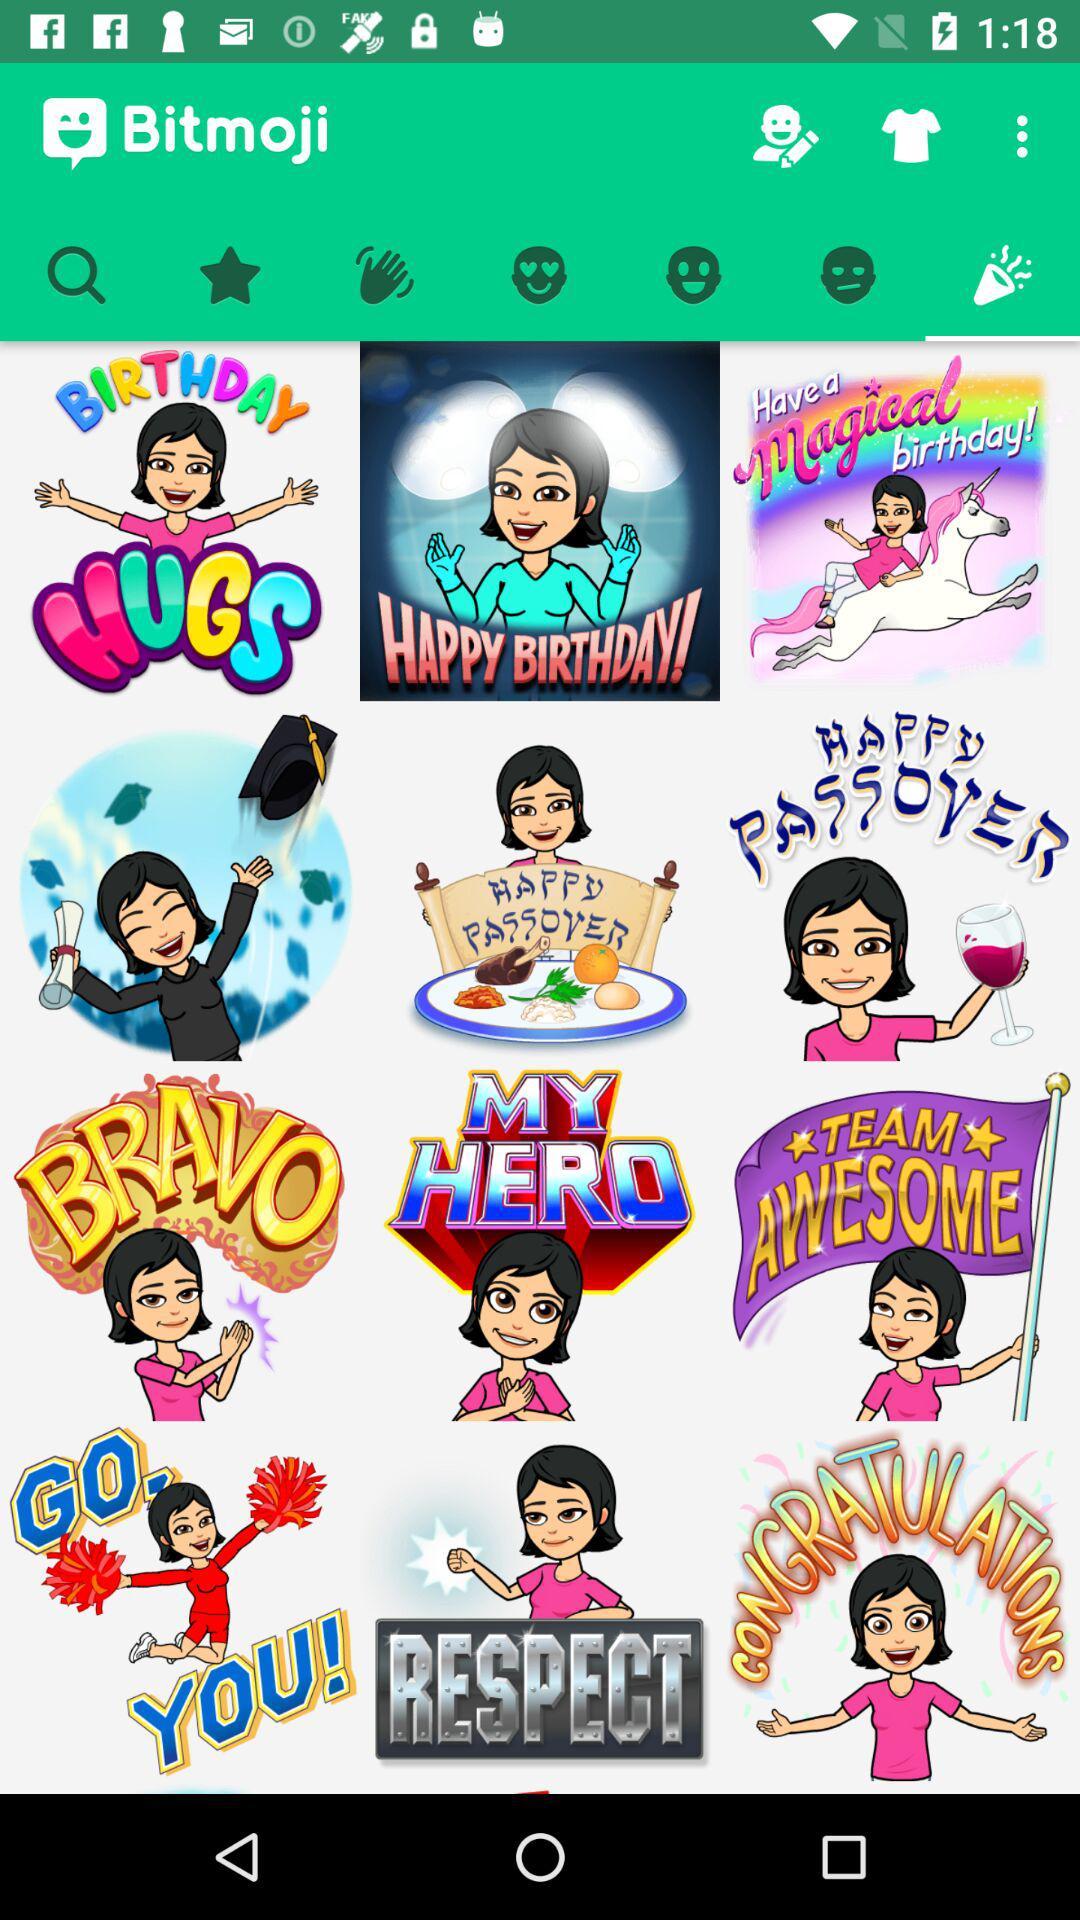 The width and height of the screenshot is (1080, 1920). I want to click on graduate, so click(180, 880).